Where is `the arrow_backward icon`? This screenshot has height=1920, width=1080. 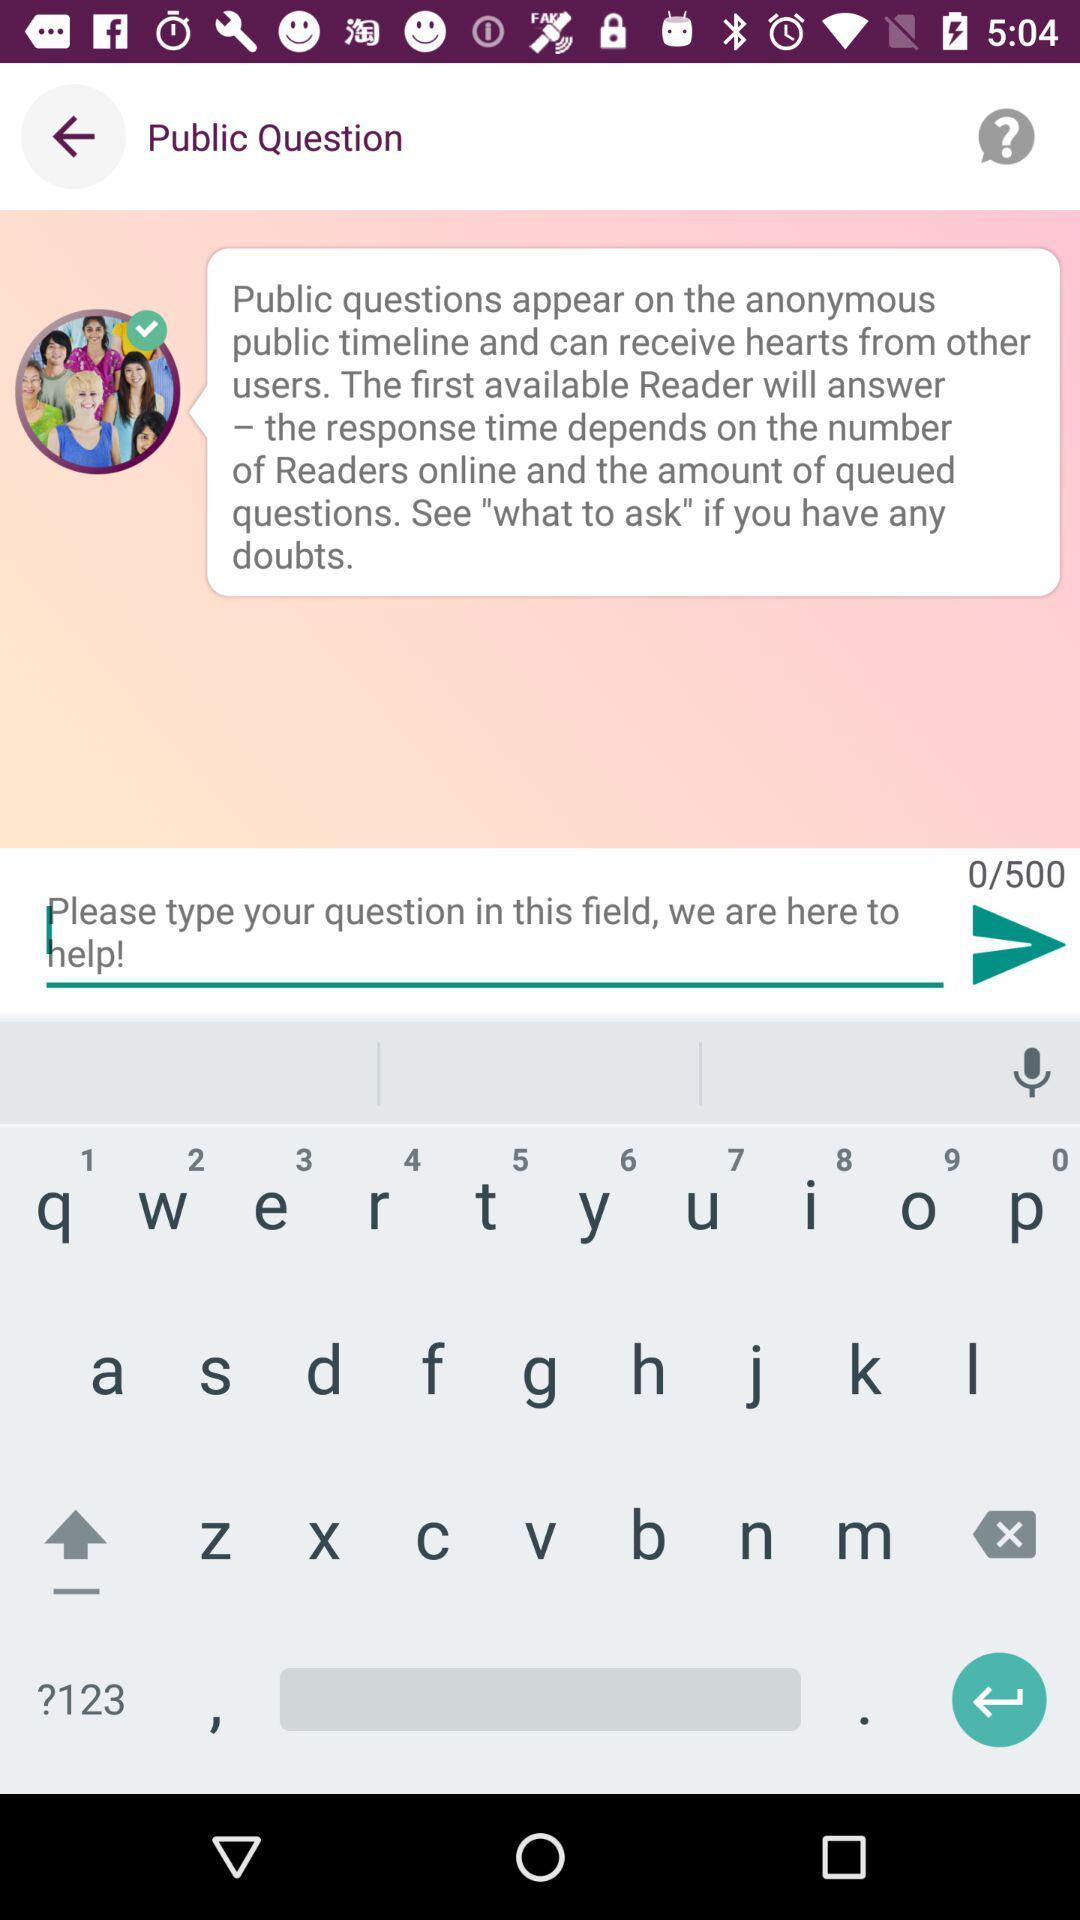 the arrow_backward icon is located at coordinates (945, 1678).